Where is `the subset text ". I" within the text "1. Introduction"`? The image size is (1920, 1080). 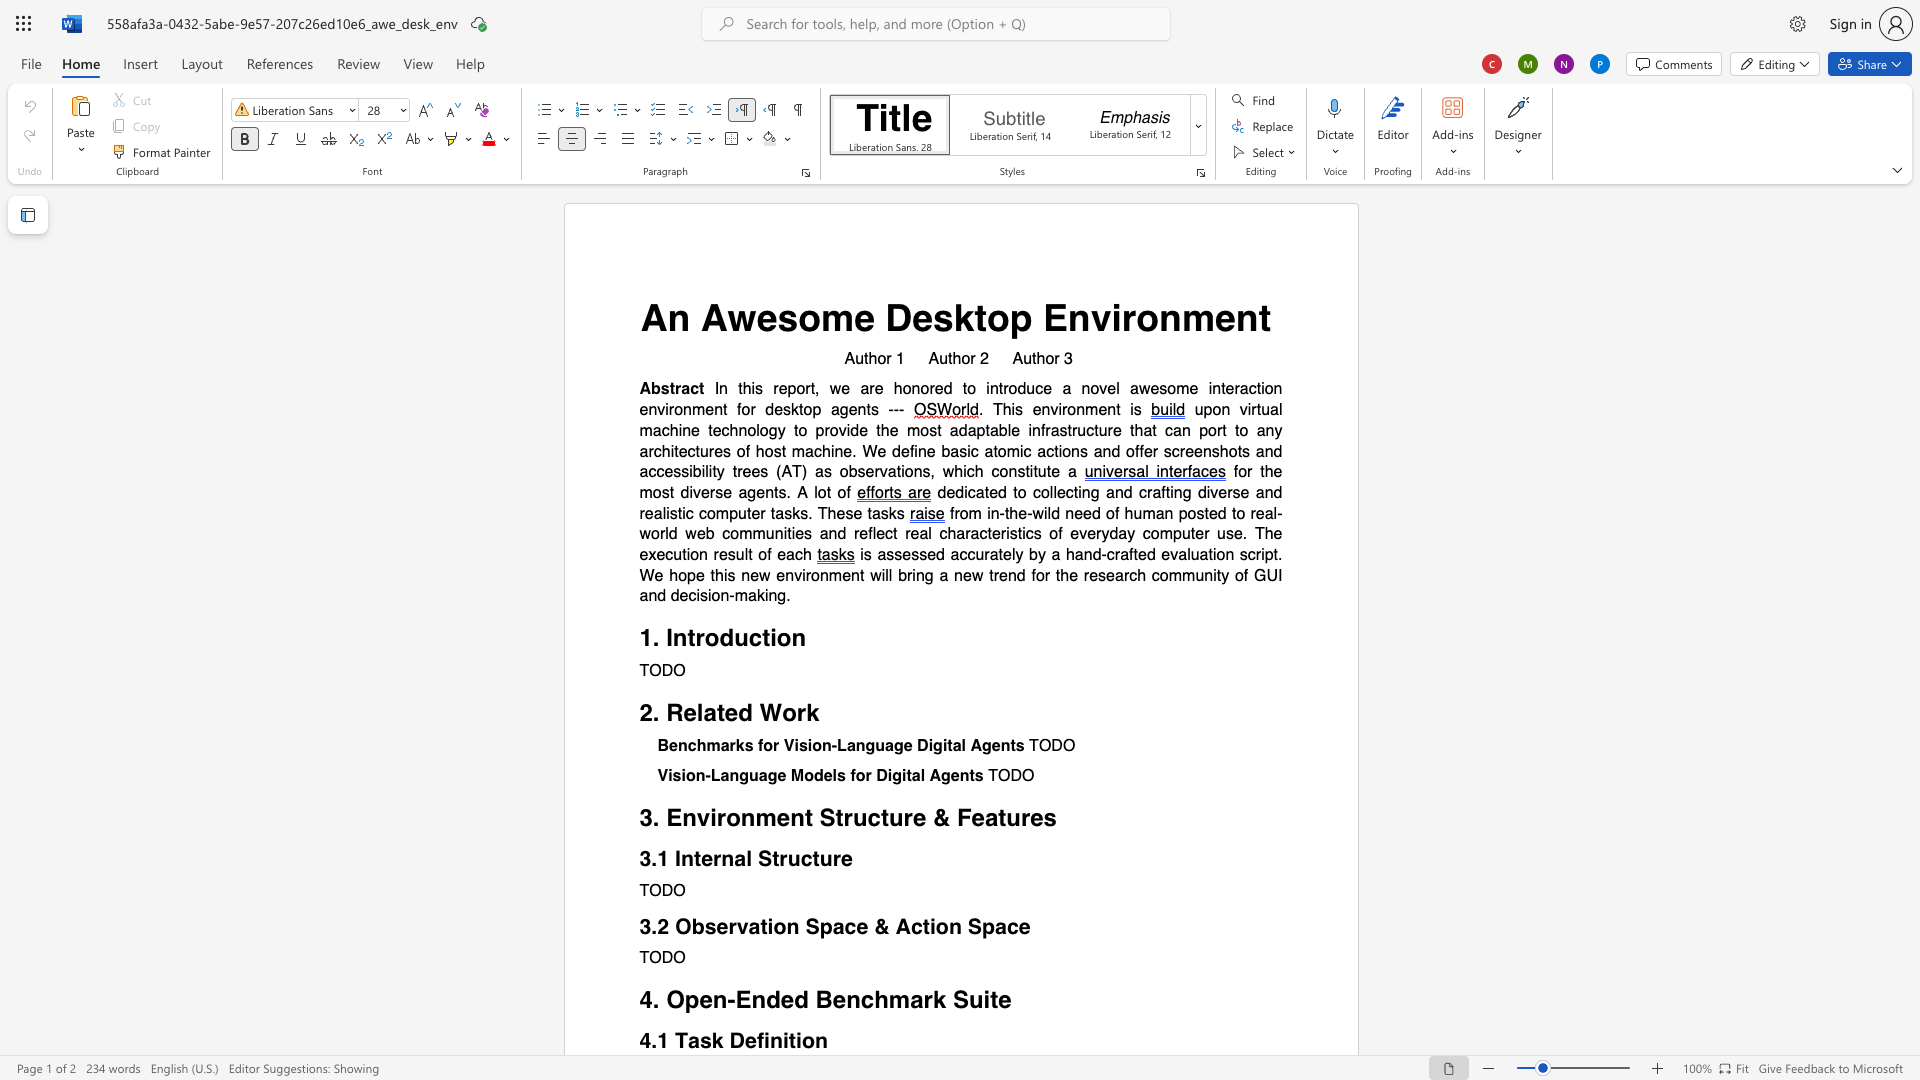
the subset text ". I" within the text "1. Introduction" is located at coordinates (652, 638).